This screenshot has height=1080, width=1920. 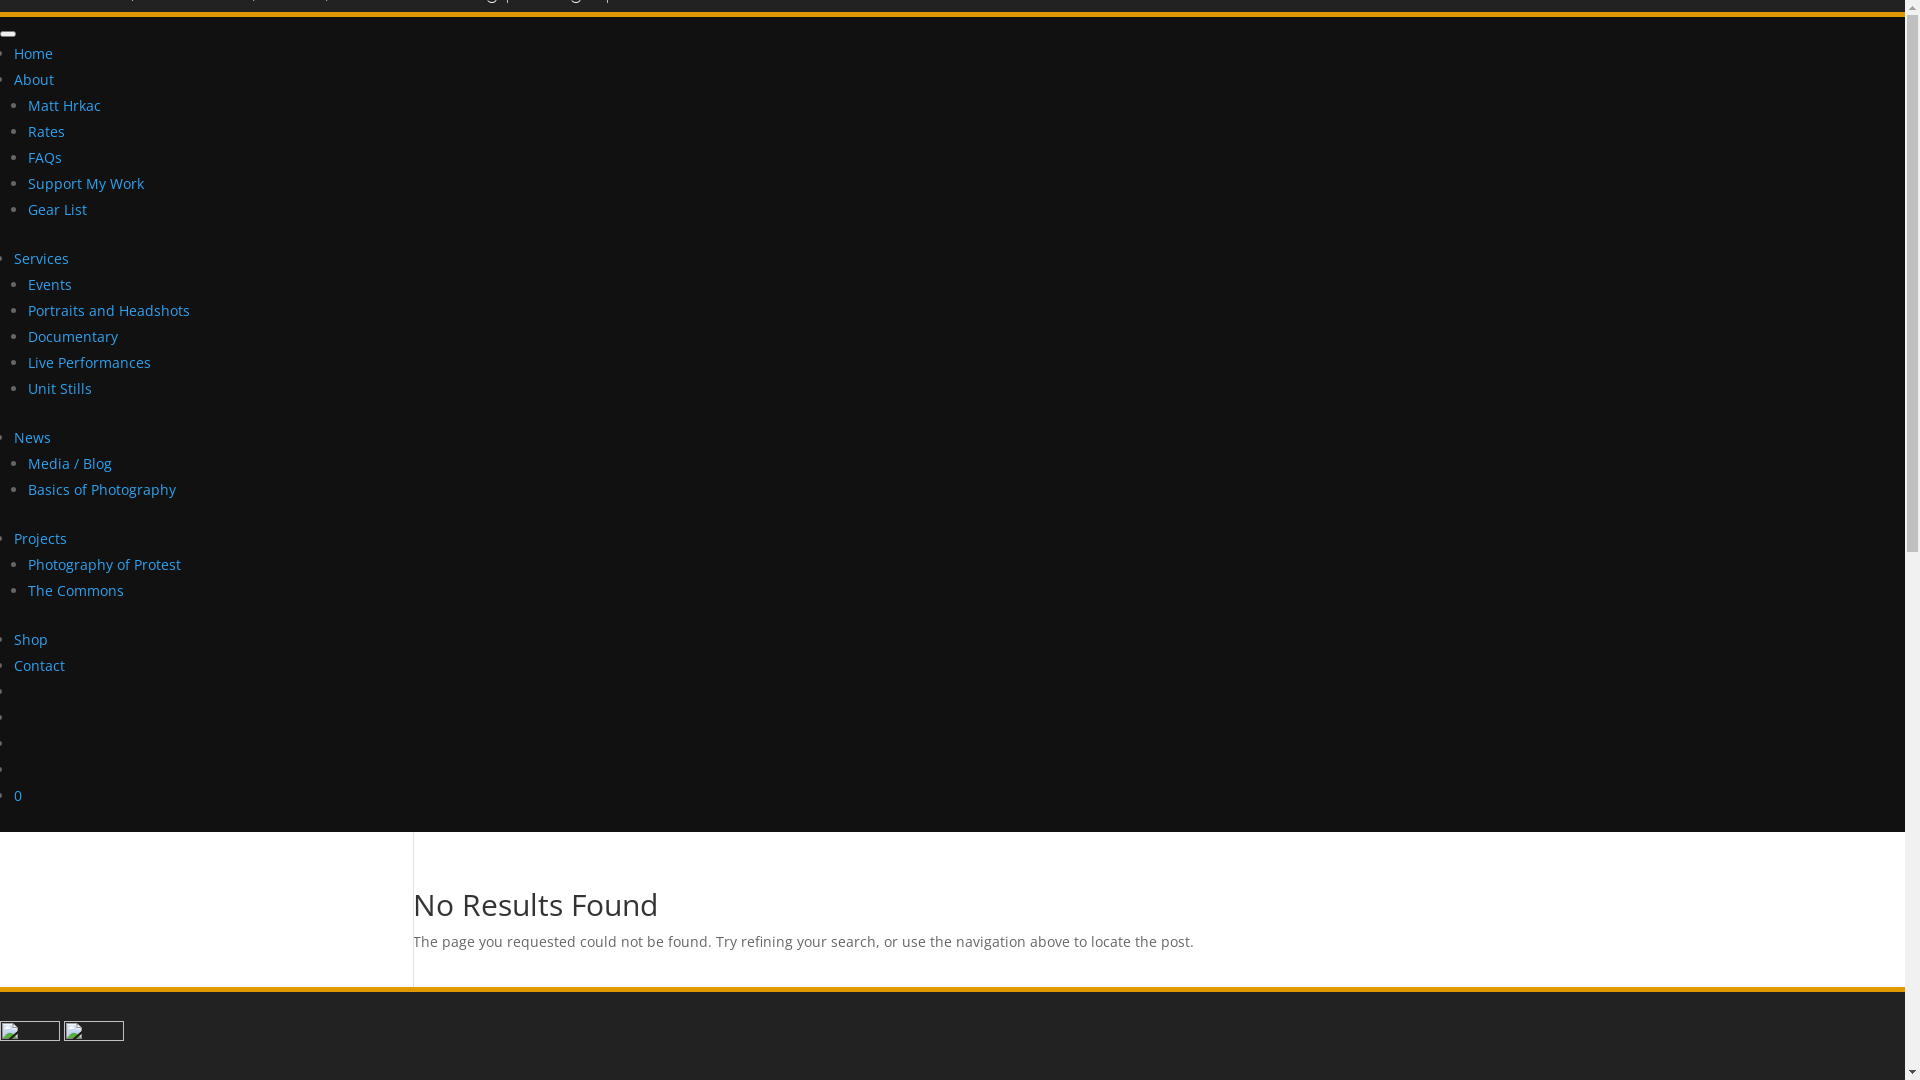 I want to click on 'Portraits and Headshots', so click(x=108, y=310).